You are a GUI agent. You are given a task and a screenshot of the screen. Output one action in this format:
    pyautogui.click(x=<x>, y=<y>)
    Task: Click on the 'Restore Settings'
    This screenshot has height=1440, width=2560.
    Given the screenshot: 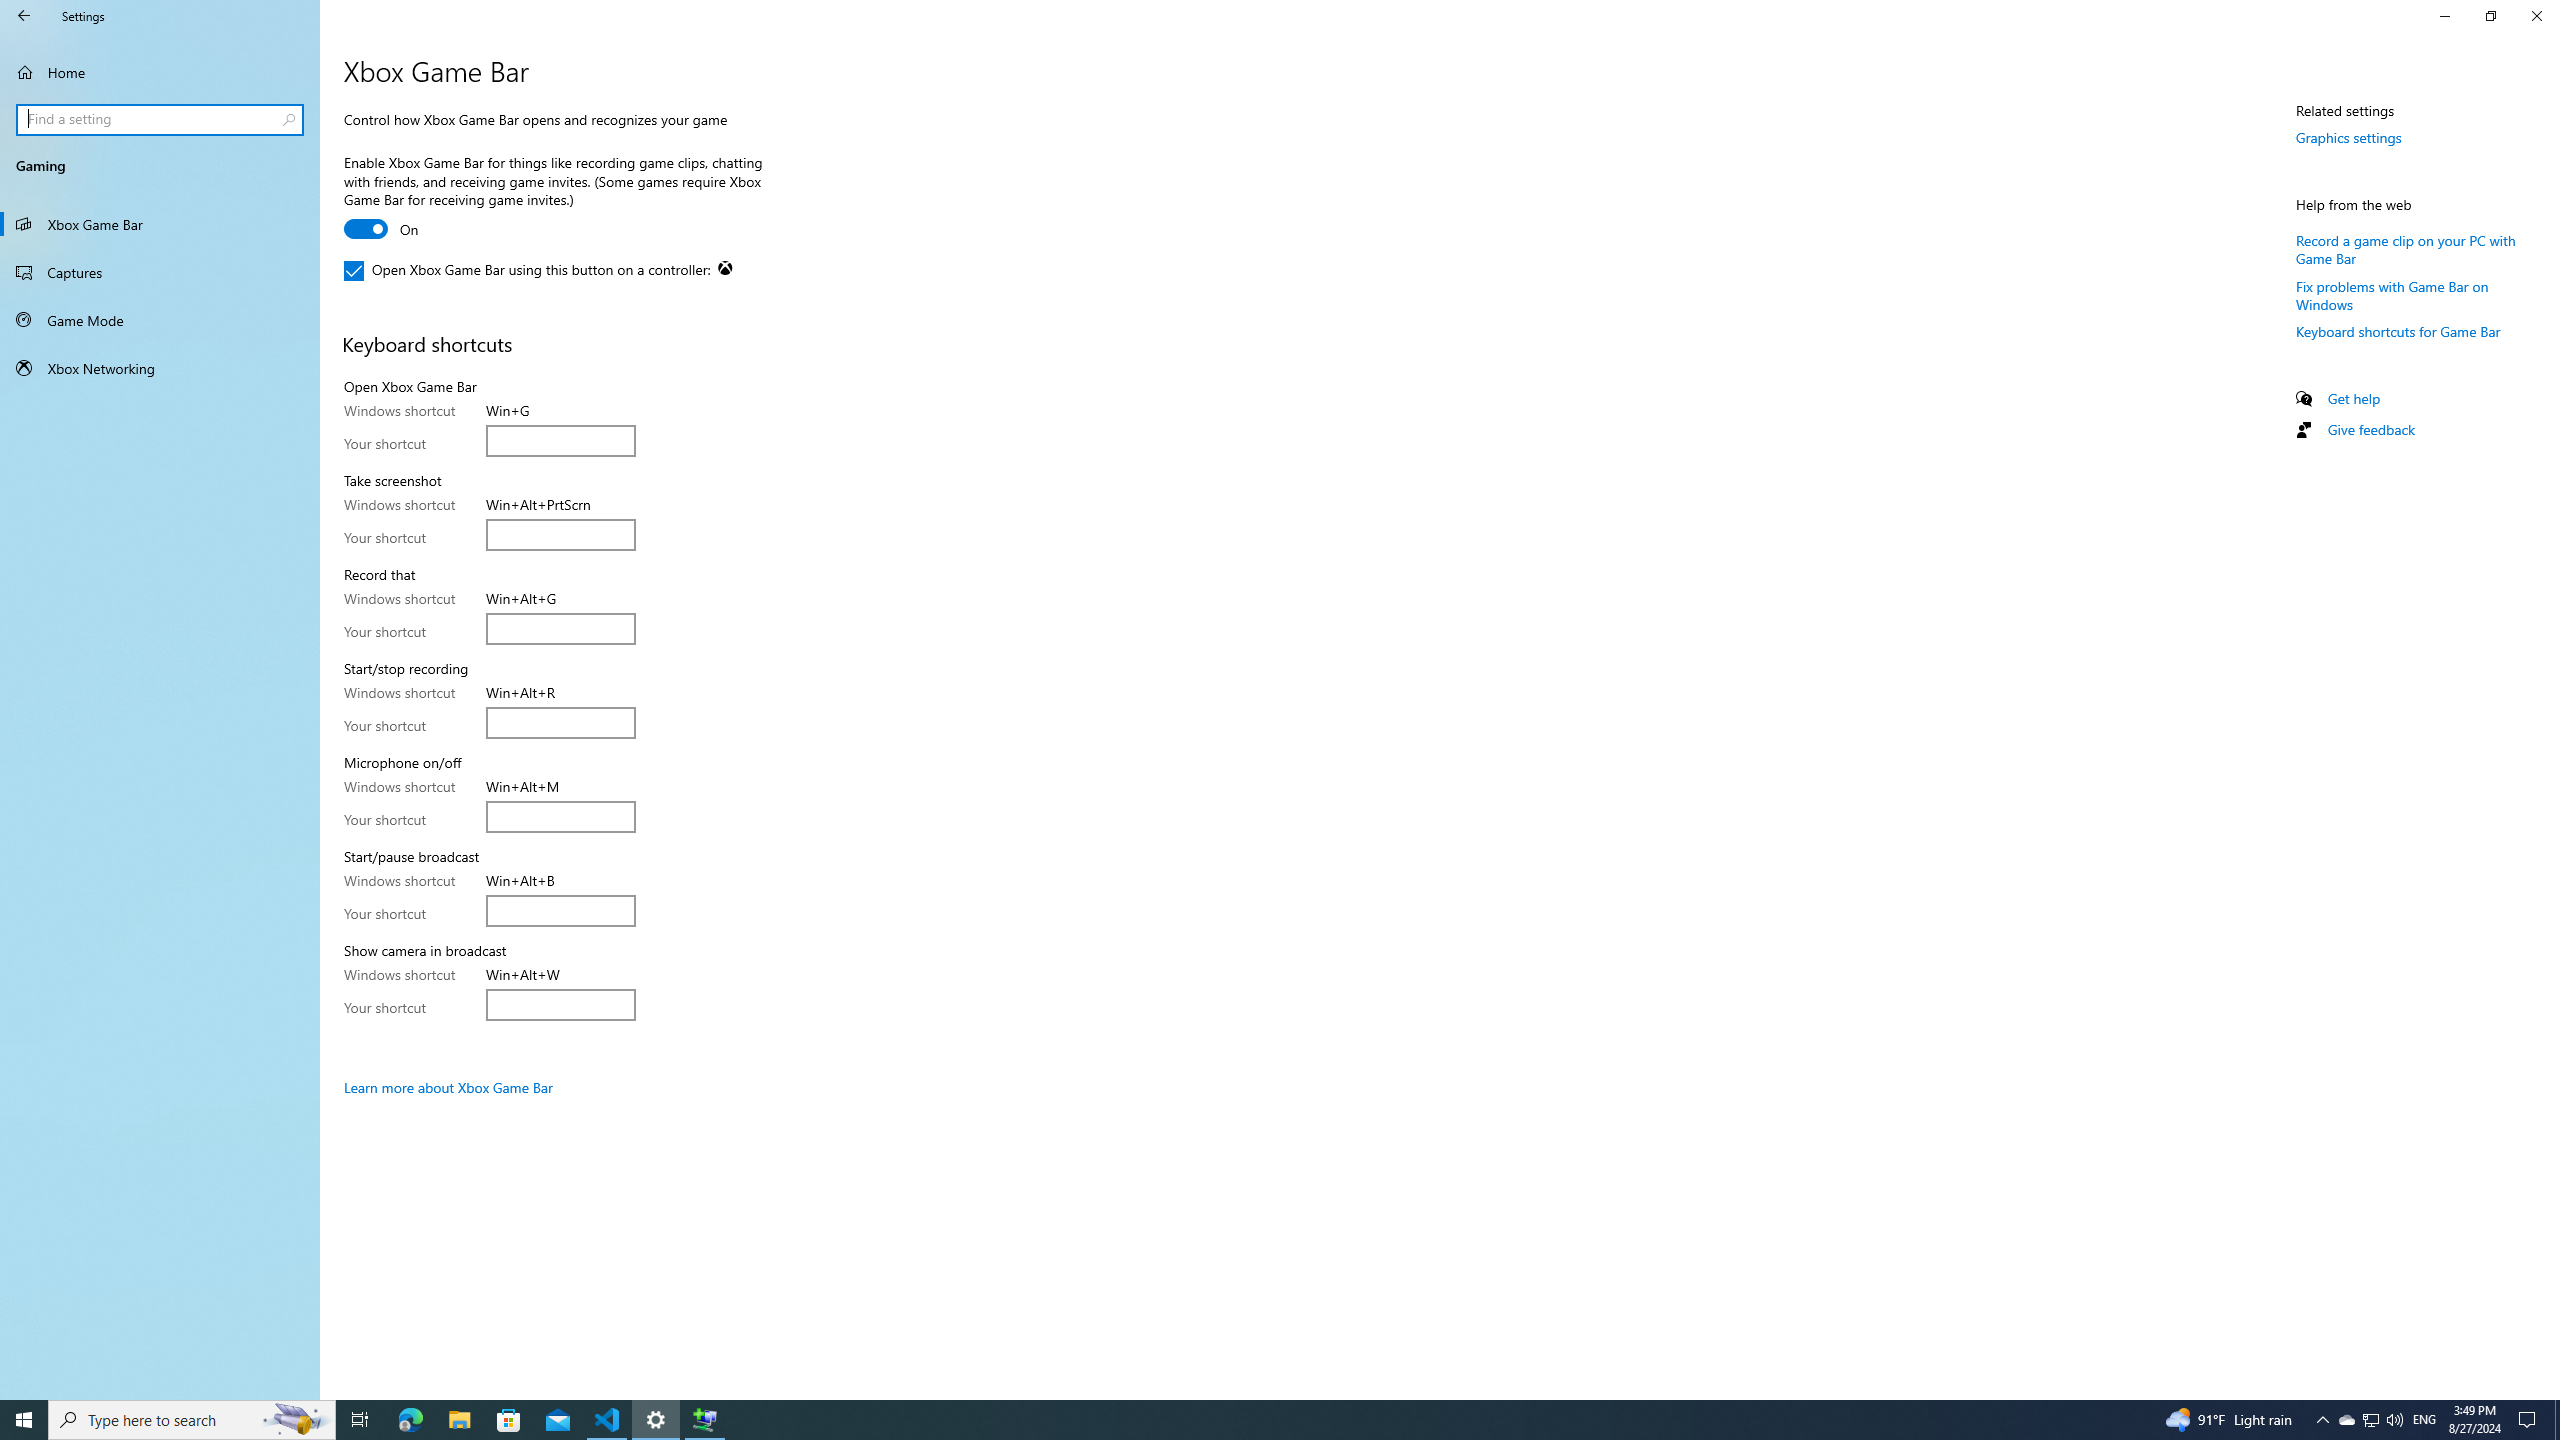 What is the action you would take?
    pyautogui.click(x=2490, y=15)
    